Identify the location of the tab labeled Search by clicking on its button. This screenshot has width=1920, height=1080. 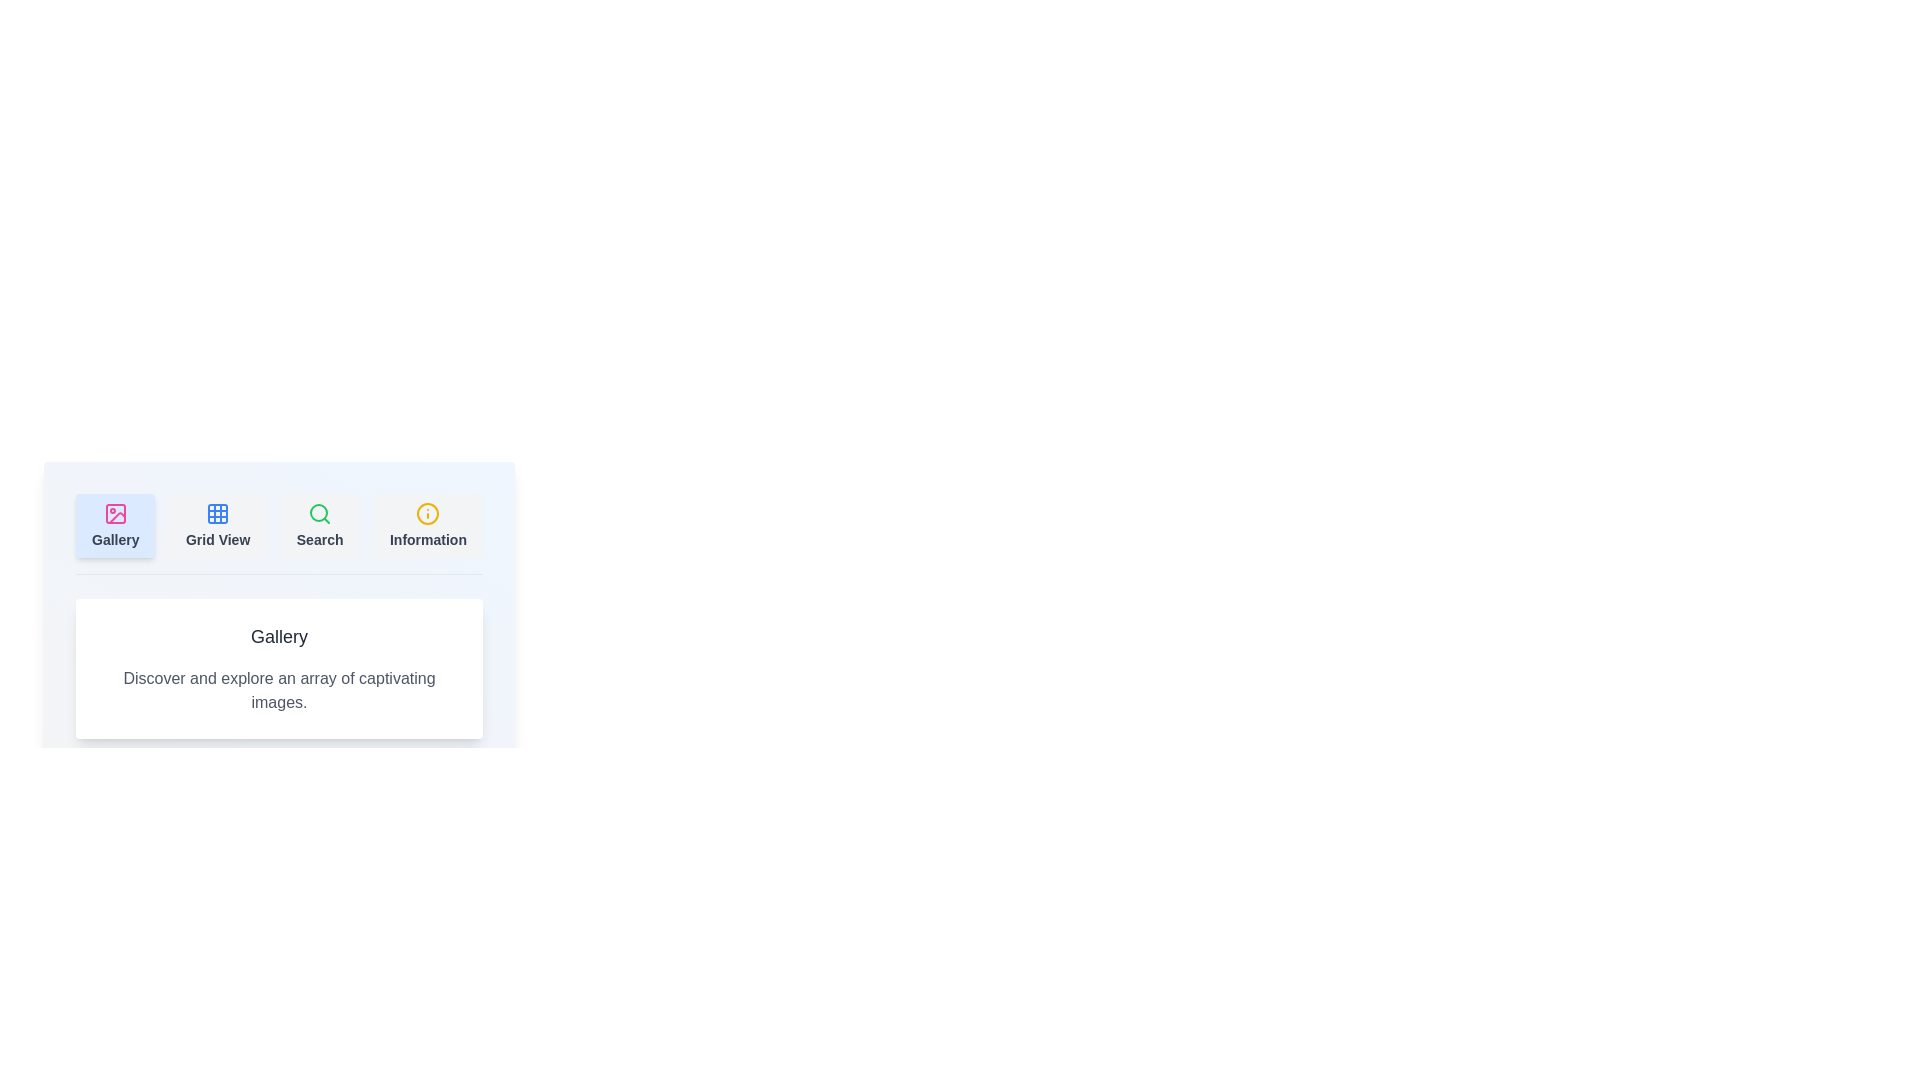
(320, 524).